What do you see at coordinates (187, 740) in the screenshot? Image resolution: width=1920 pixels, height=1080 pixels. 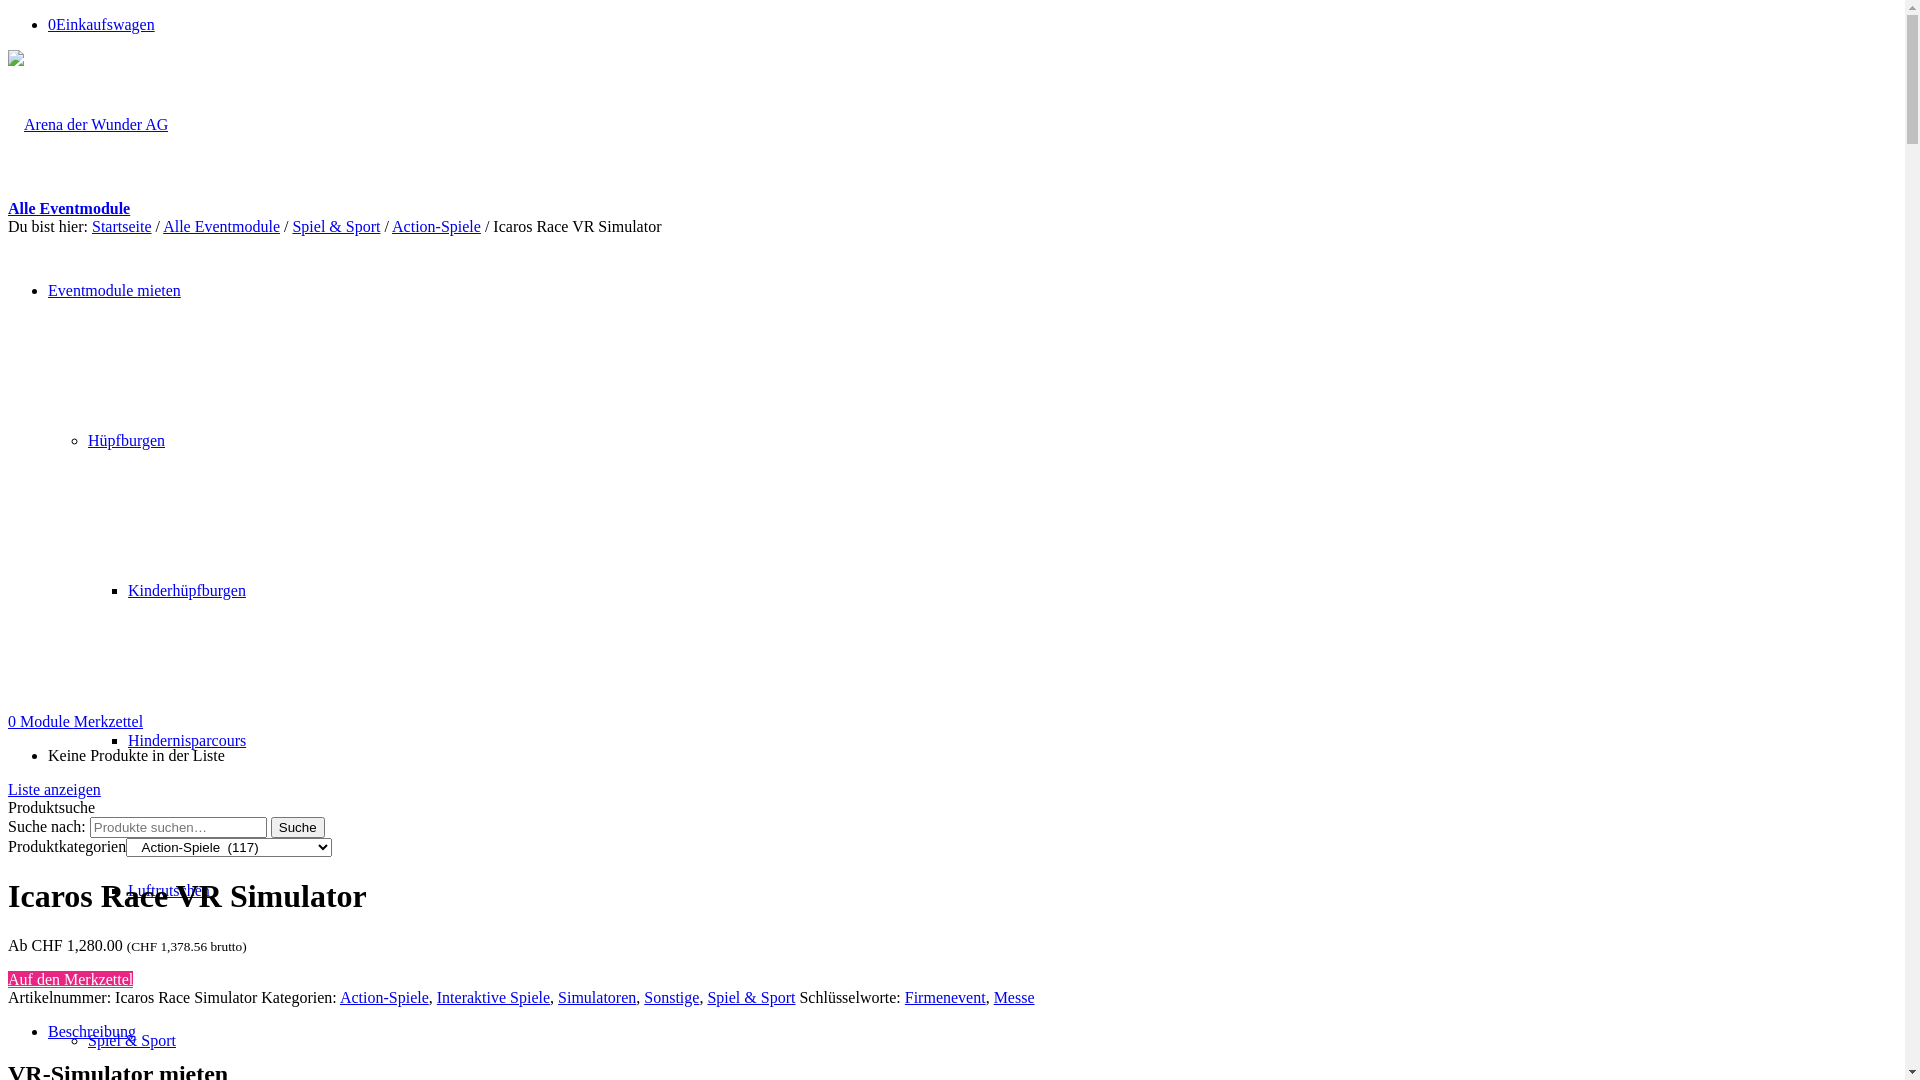 I see `'Hindernisparcours'` at bounding box center [187, 740].